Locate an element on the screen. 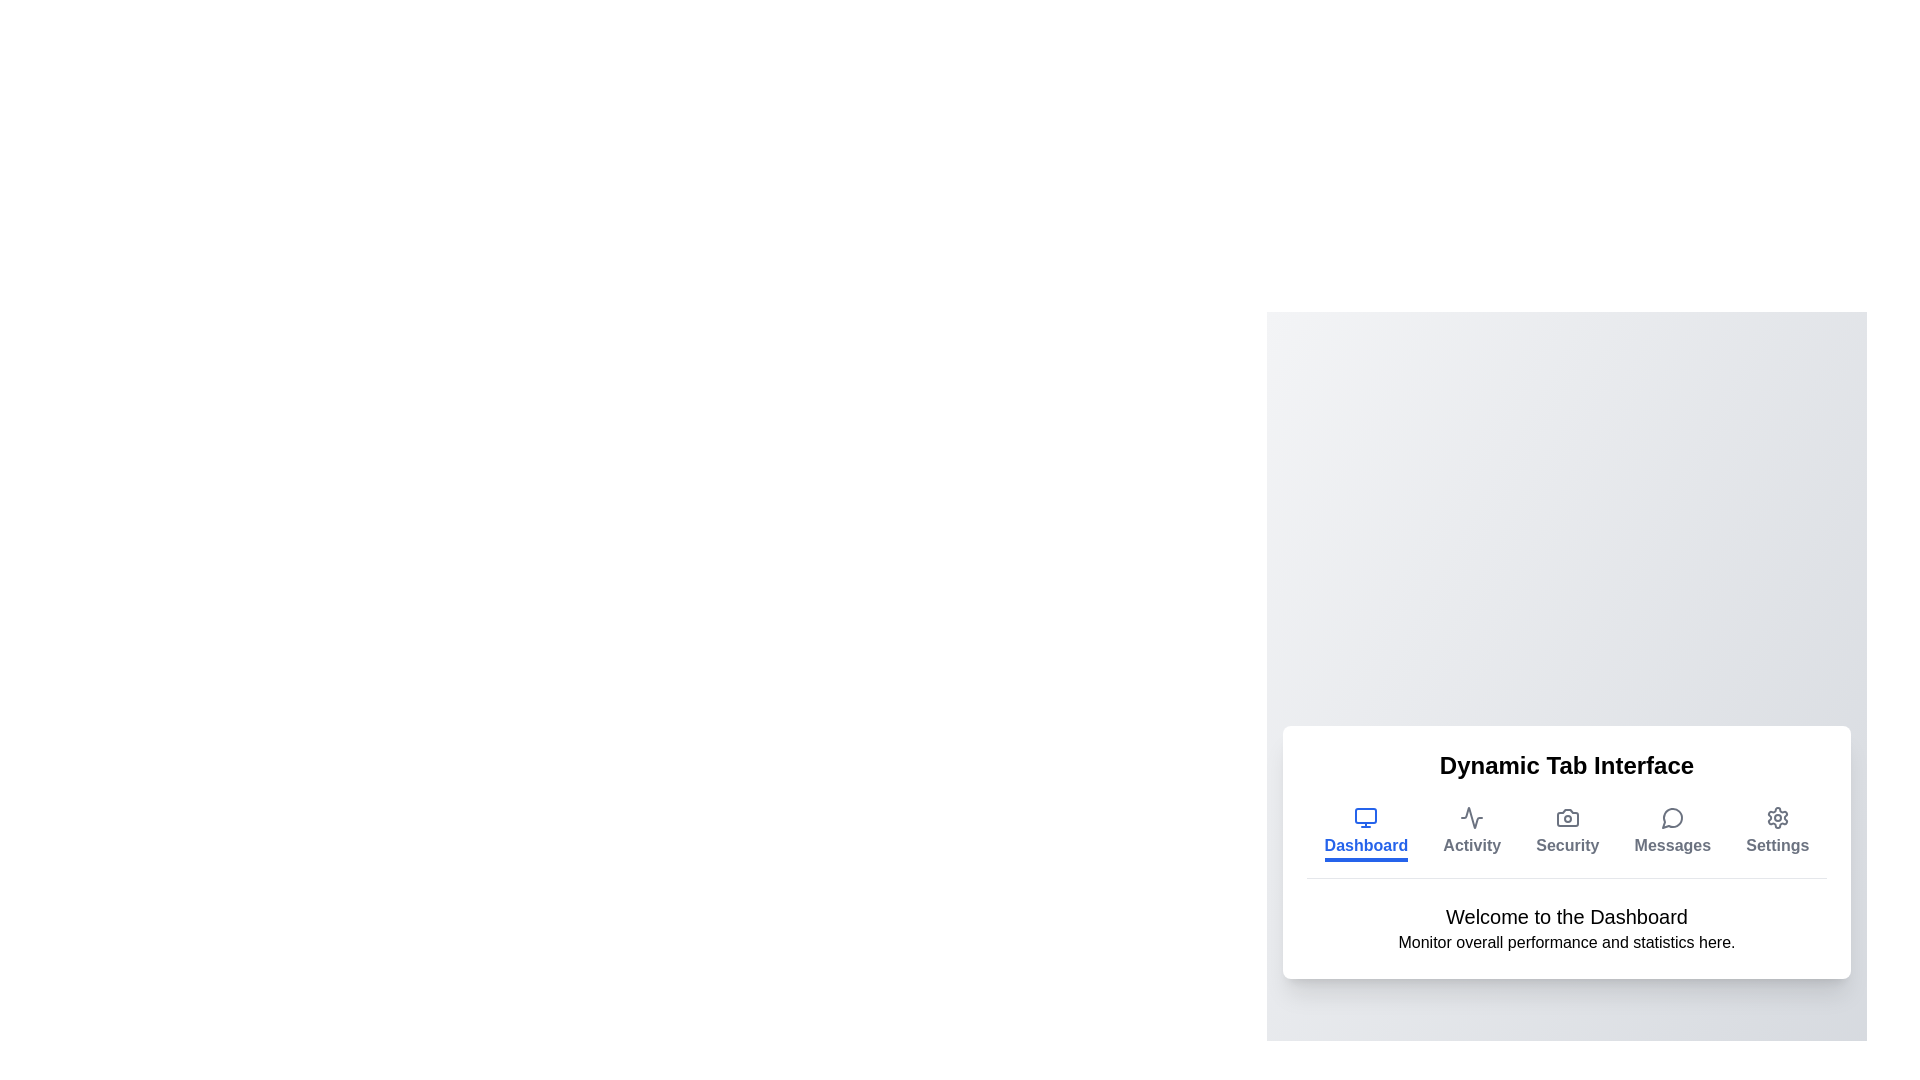 The width and height of the screenshot is (1920, 1080). the third tab labeled 'Security' in the multi-tab toolbar is located at coordinates (1565, 841).